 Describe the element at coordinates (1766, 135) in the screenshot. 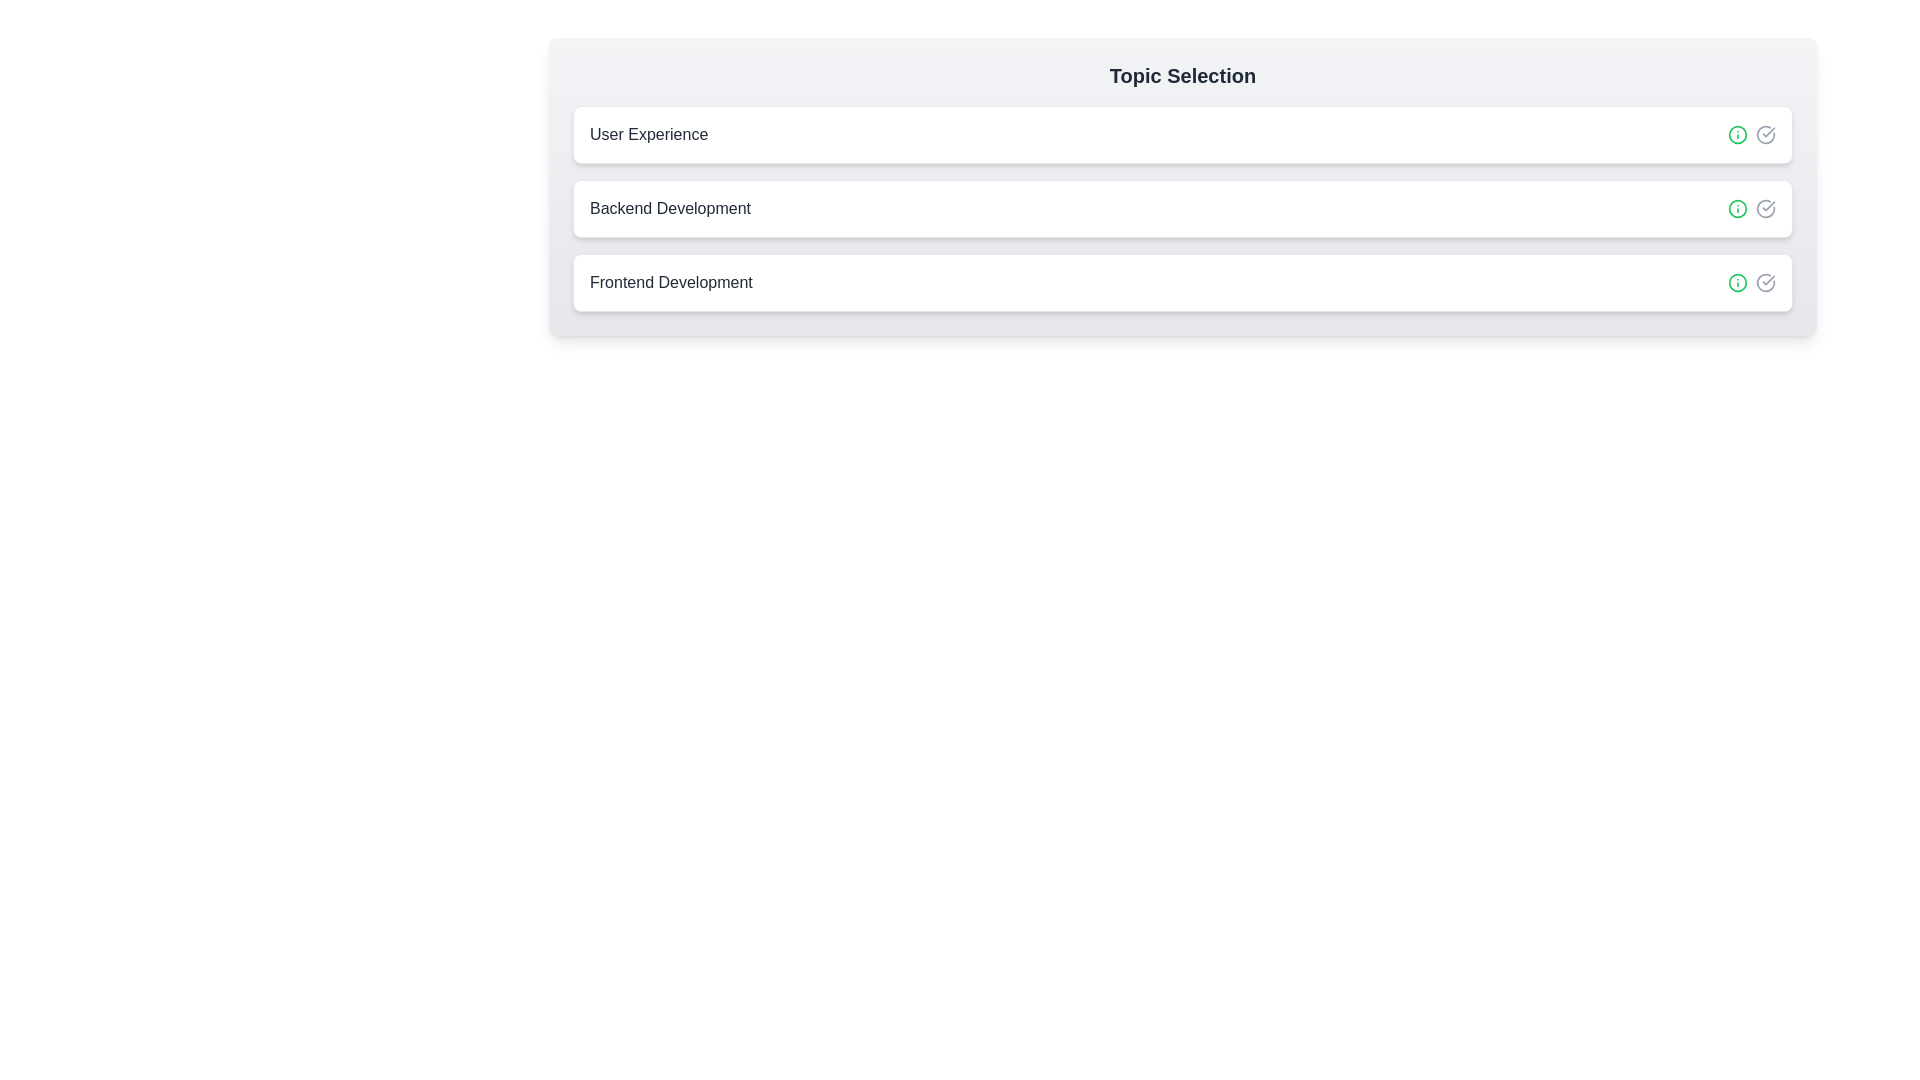

I see `the close icon of the selected chip to deselect it` at that location.